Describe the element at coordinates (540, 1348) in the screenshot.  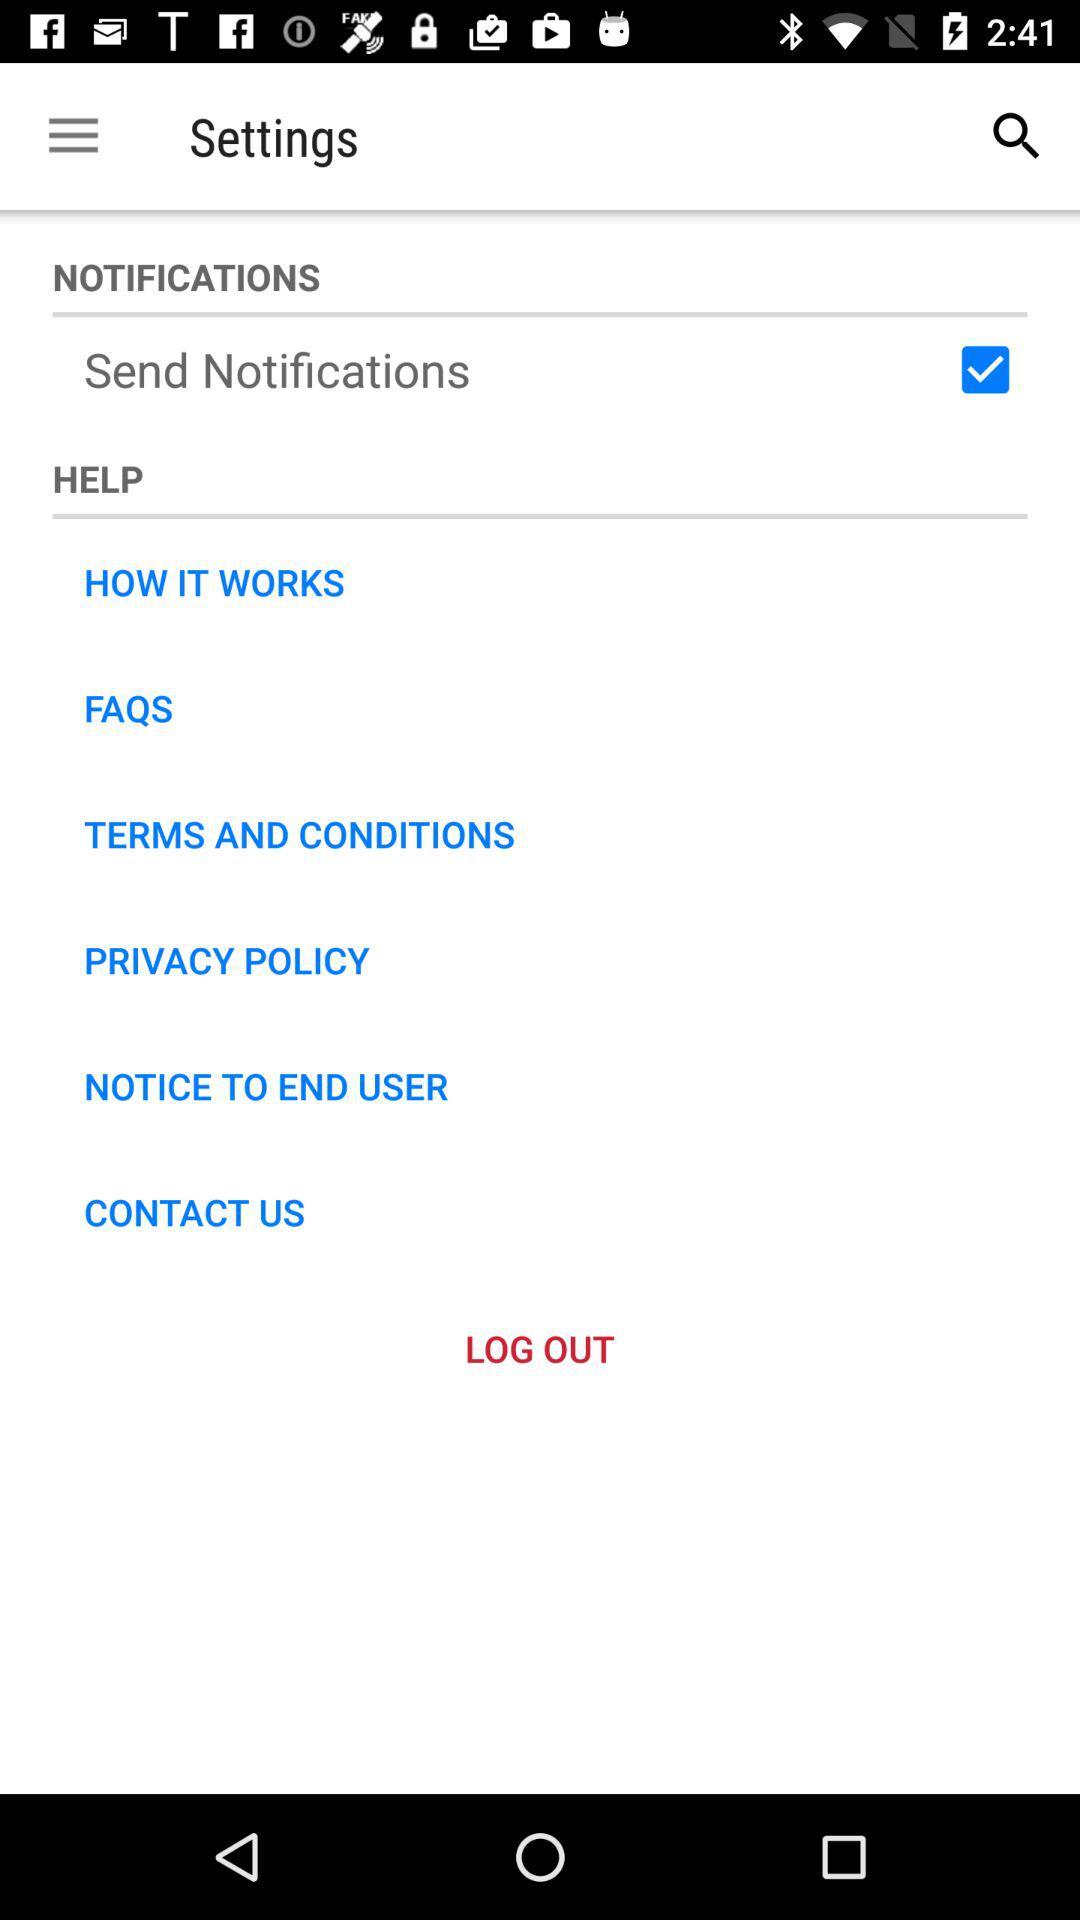
I see `the icon below contact us` at that location.